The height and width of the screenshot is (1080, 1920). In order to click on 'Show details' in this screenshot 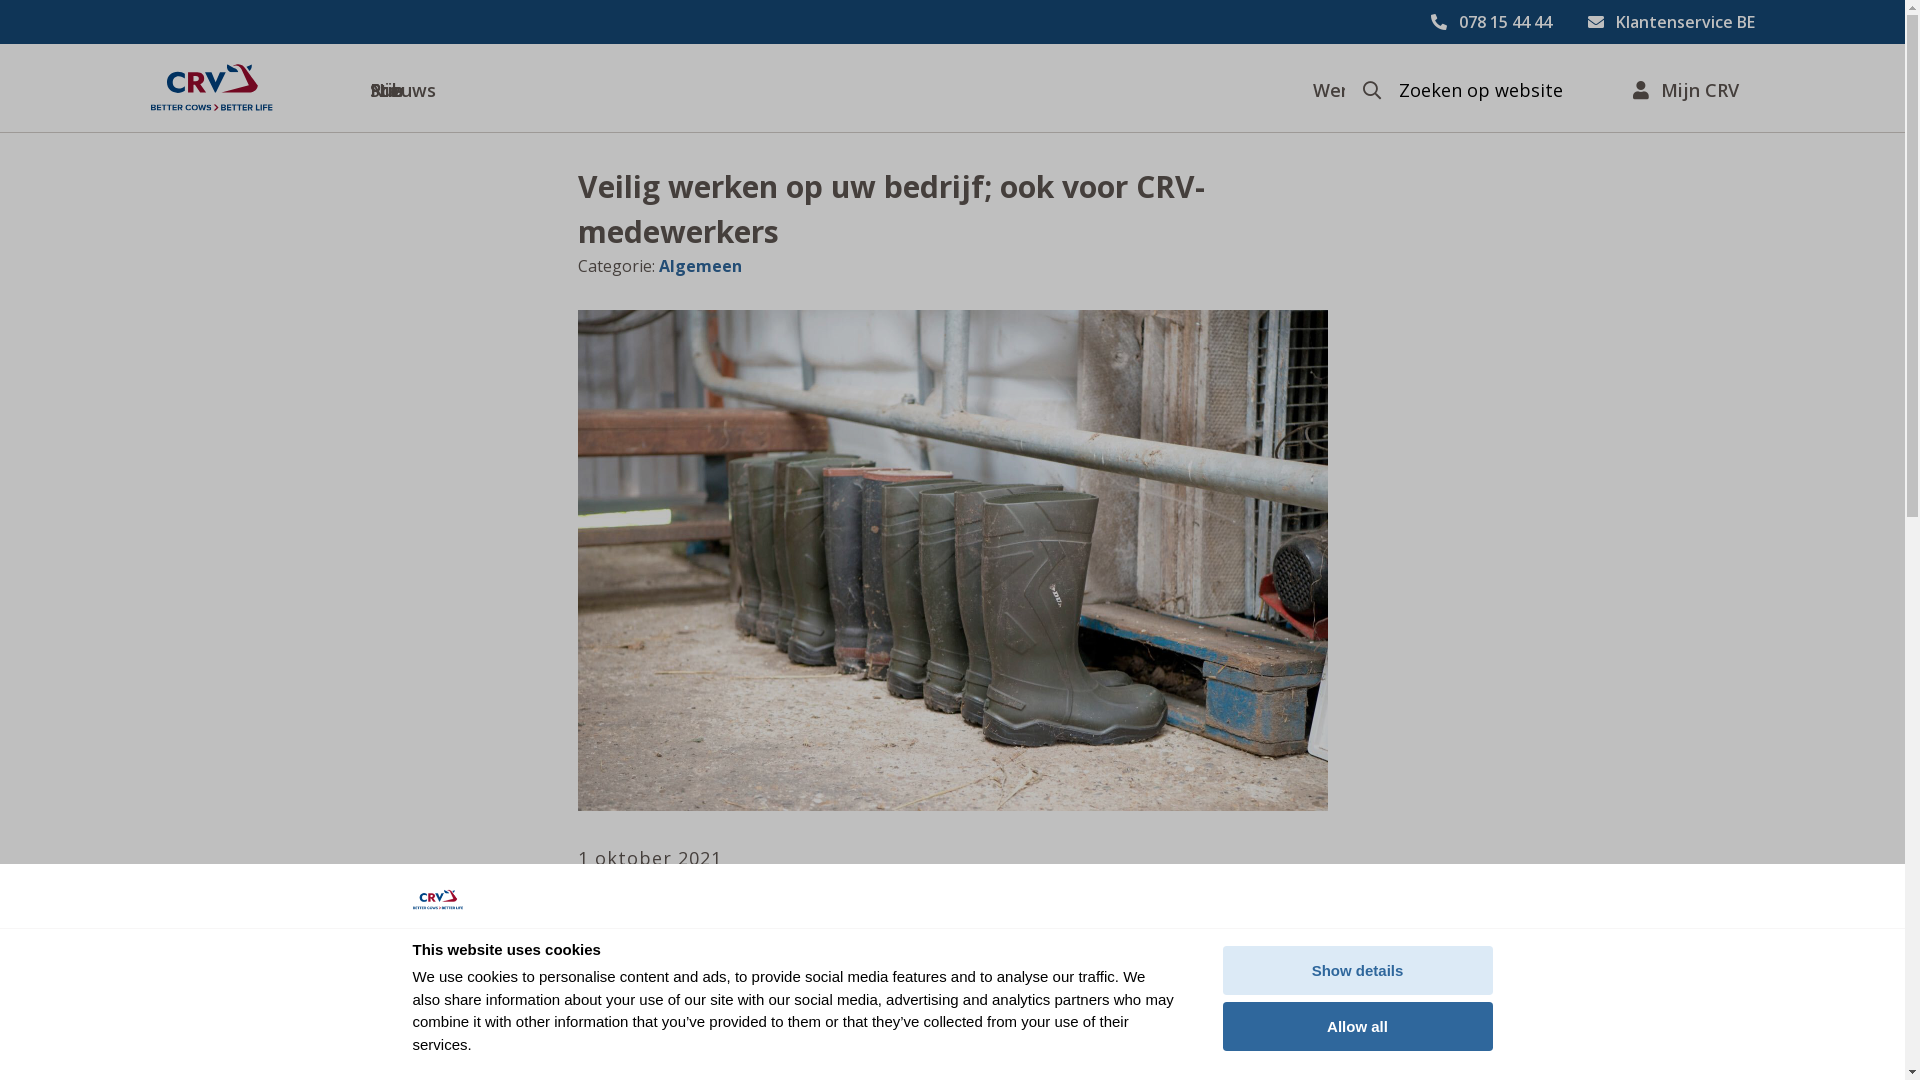, I will do `click(1357, 969)`.